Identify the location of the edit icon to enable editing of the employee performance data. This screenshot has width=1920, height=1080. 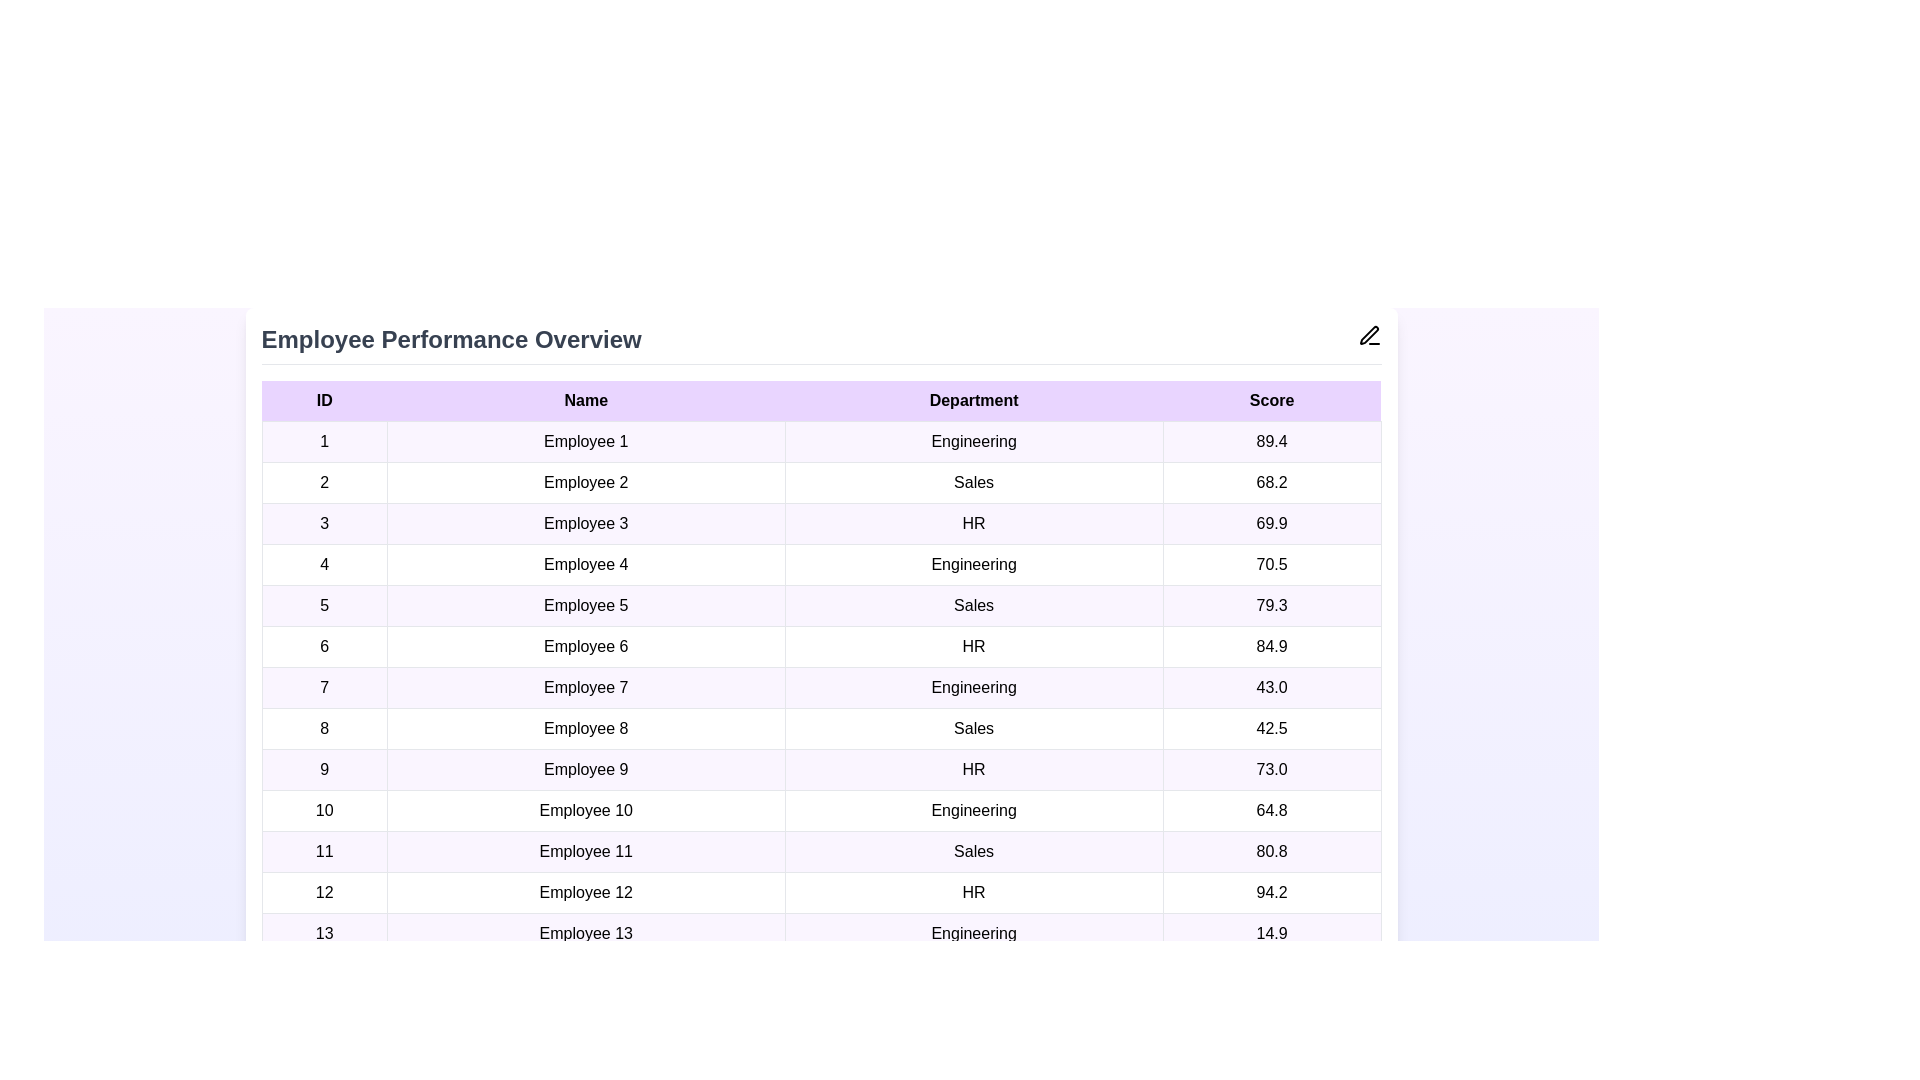
(1368, 334).